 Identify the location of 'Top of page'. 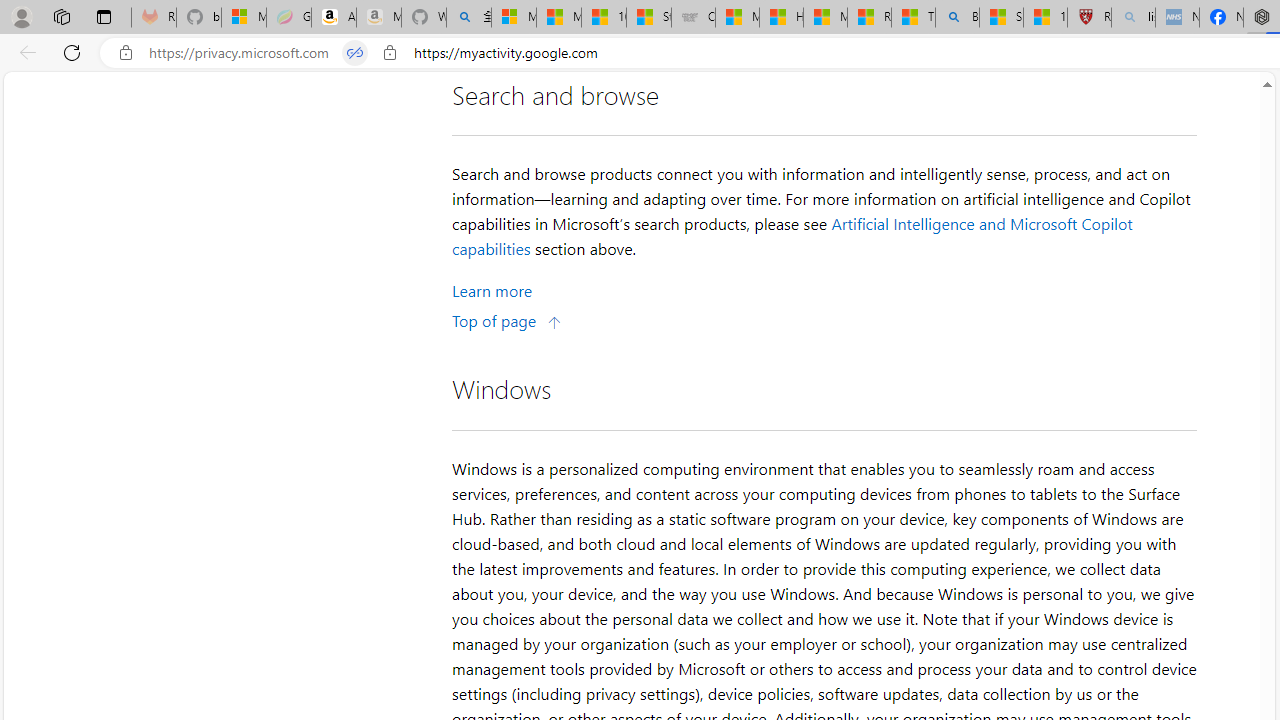
(507, 320).